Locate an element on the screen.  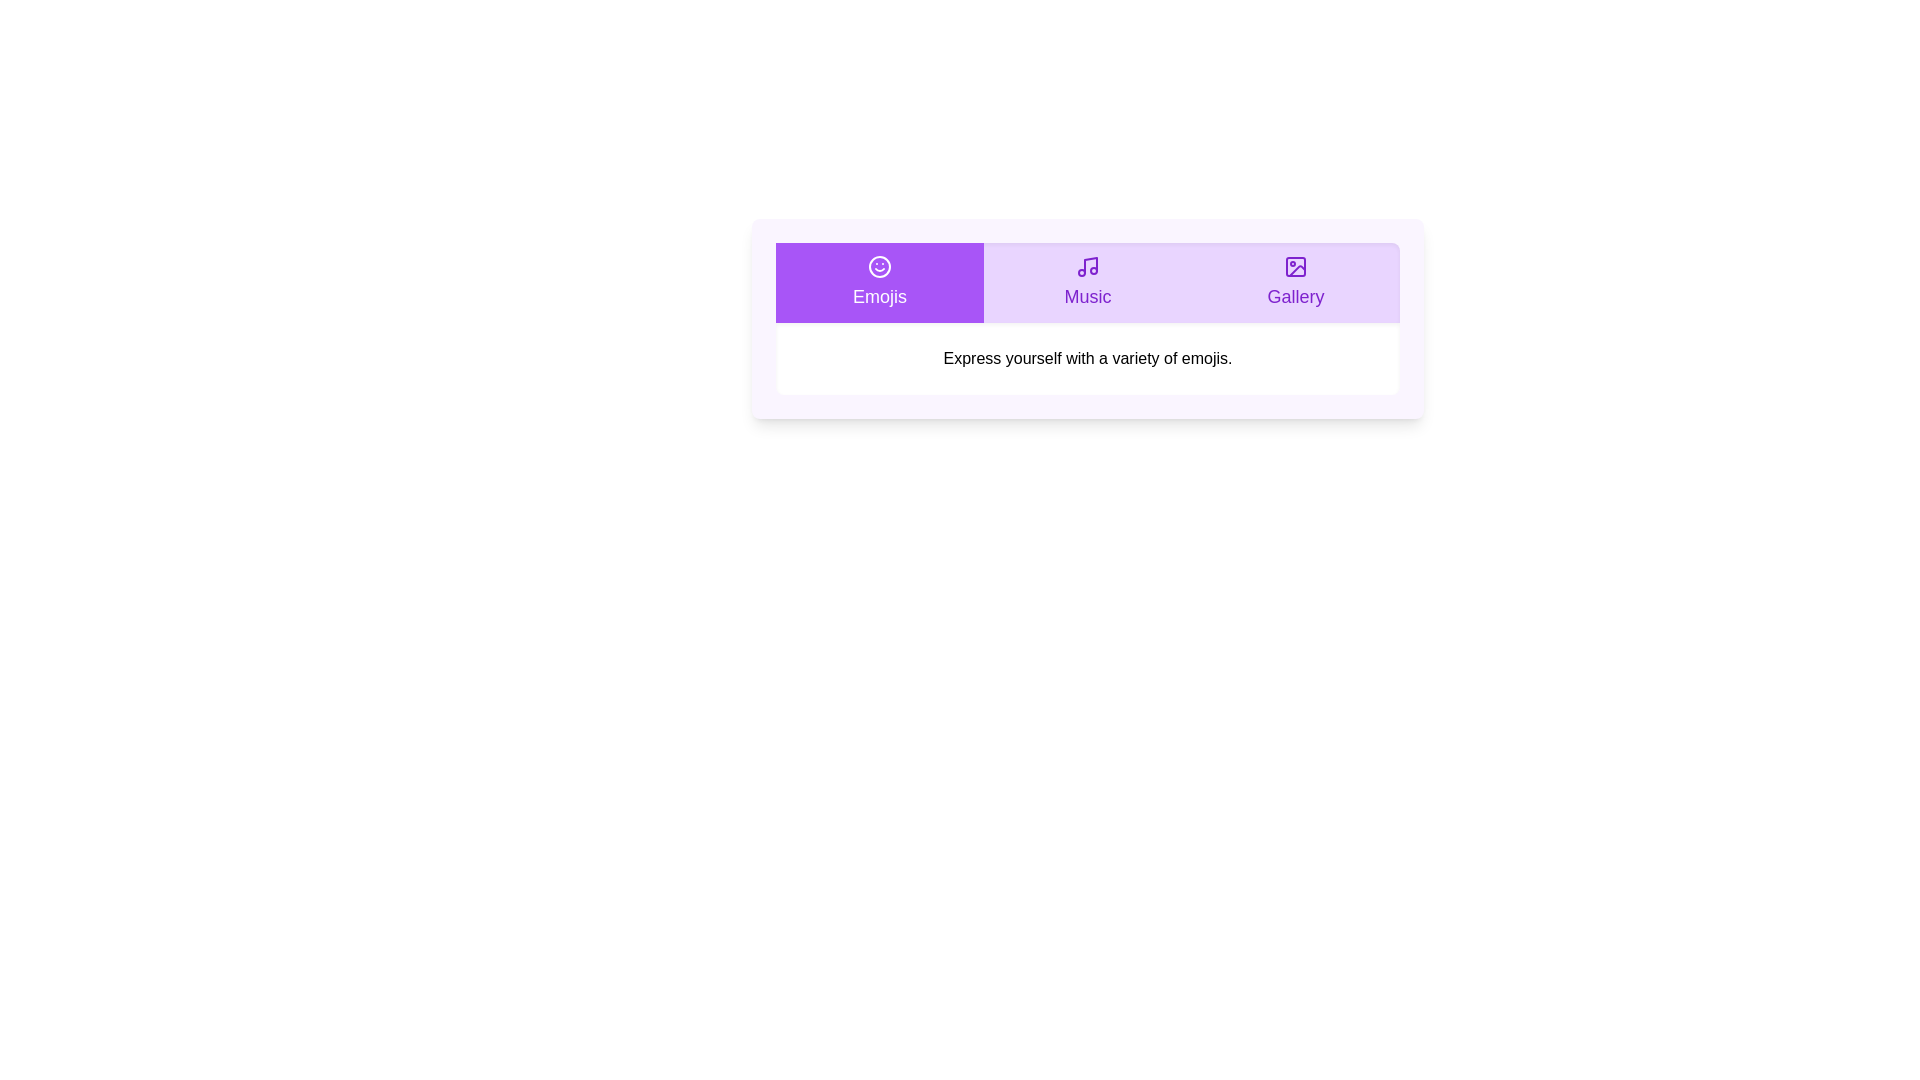
the tab labeled 'Music' to switch its content is located at coordinates (1087, 282).